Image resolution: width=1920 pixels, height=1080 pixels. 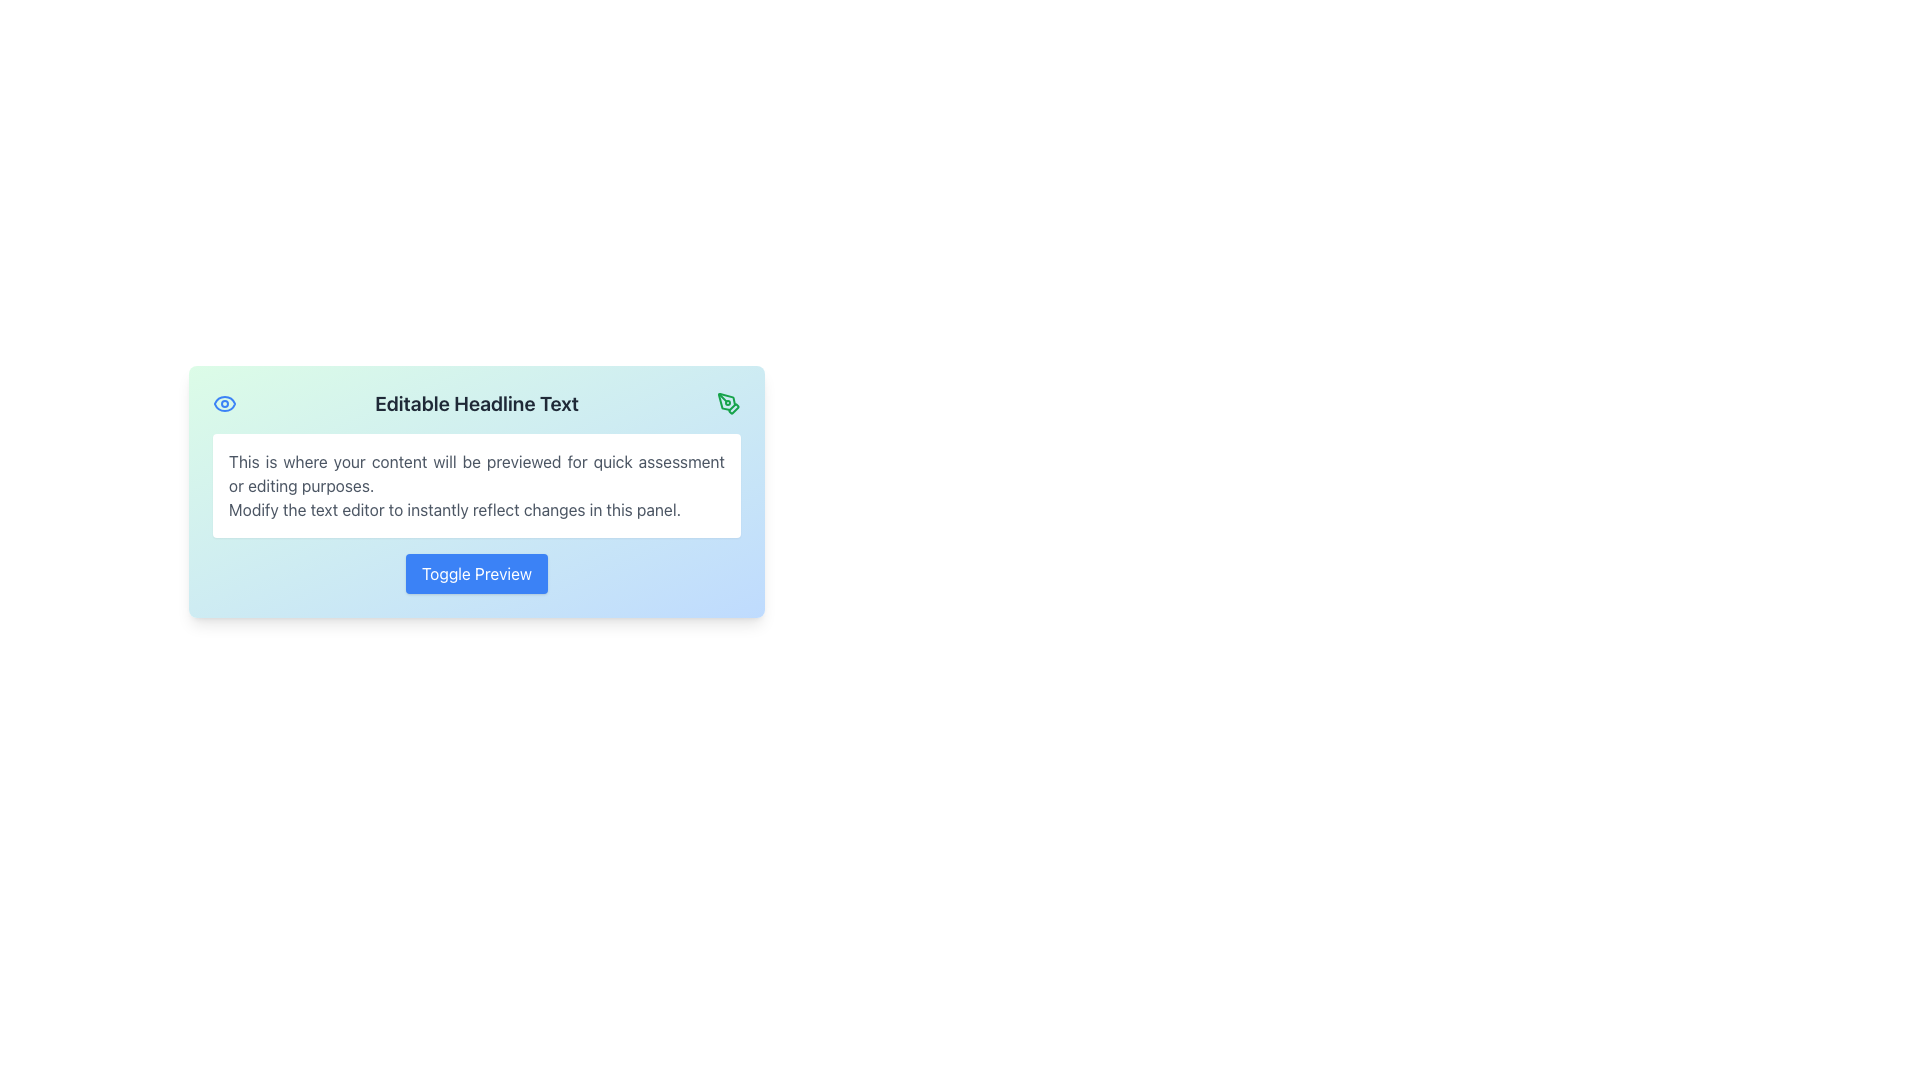 I want to click on text of the Heading or Title Text located at the top center of the panel, which serves as the title for the content within the panel, so click(x=475, y=403).